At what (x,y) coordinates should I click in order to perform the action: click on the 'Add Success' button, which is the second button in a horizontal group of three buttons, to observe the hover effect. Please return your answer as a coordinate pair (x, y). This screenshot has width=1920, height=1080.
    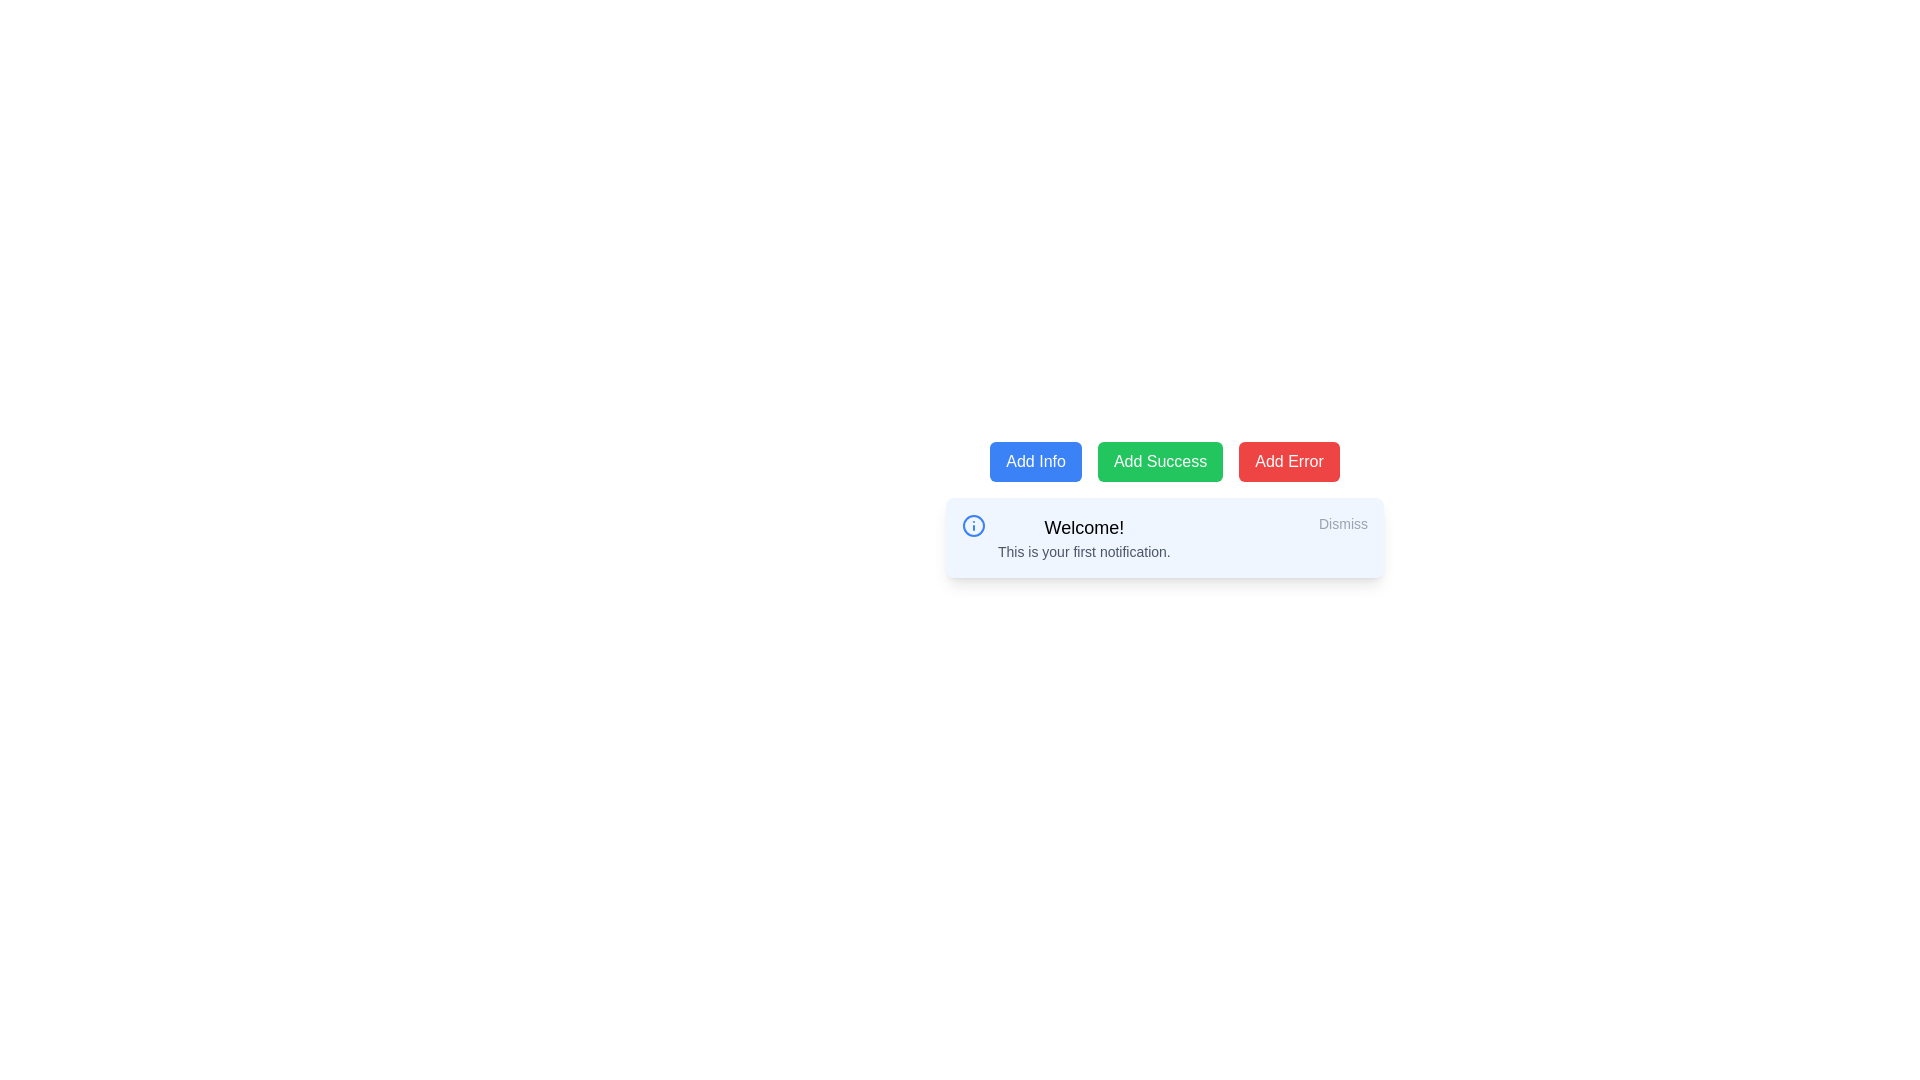
    Looking at the image, I should click on (1160, 462).